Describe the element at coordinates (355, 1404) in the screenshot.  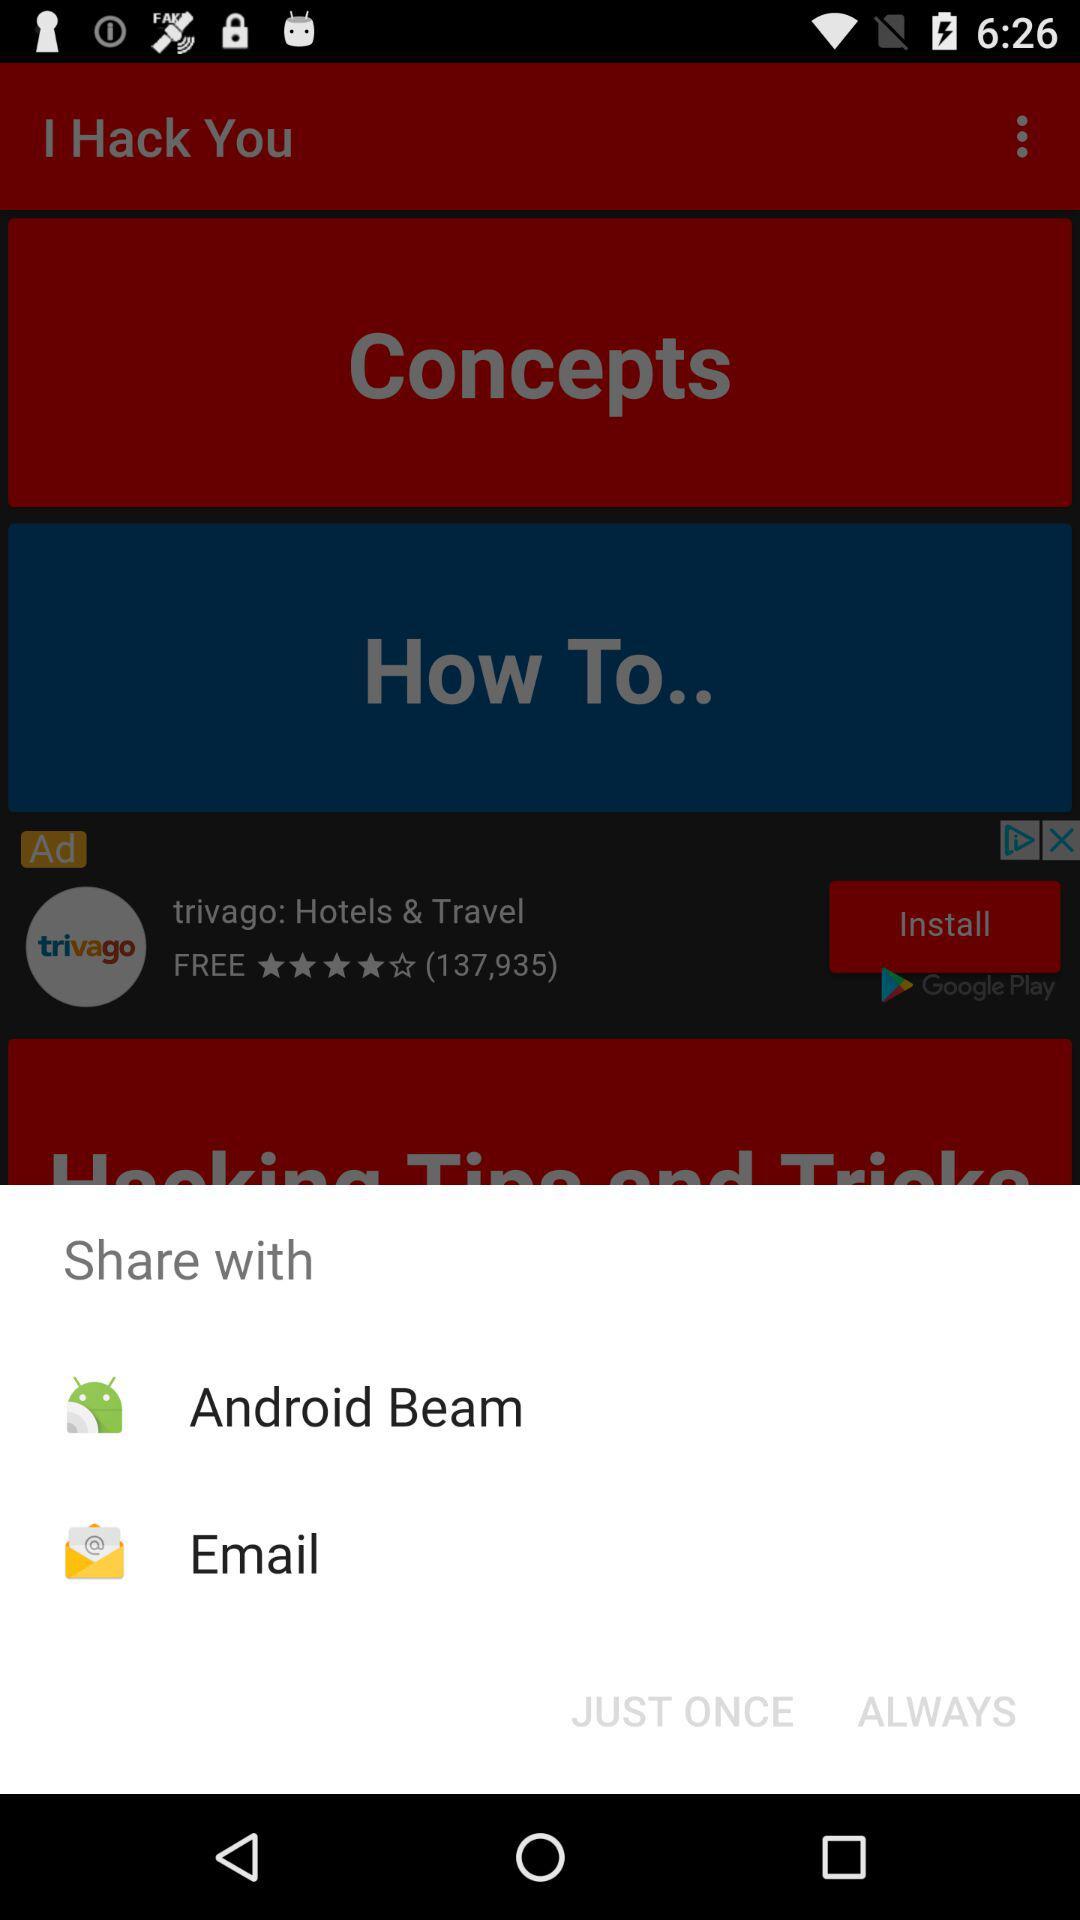
I see `item below the share with app` at that location.